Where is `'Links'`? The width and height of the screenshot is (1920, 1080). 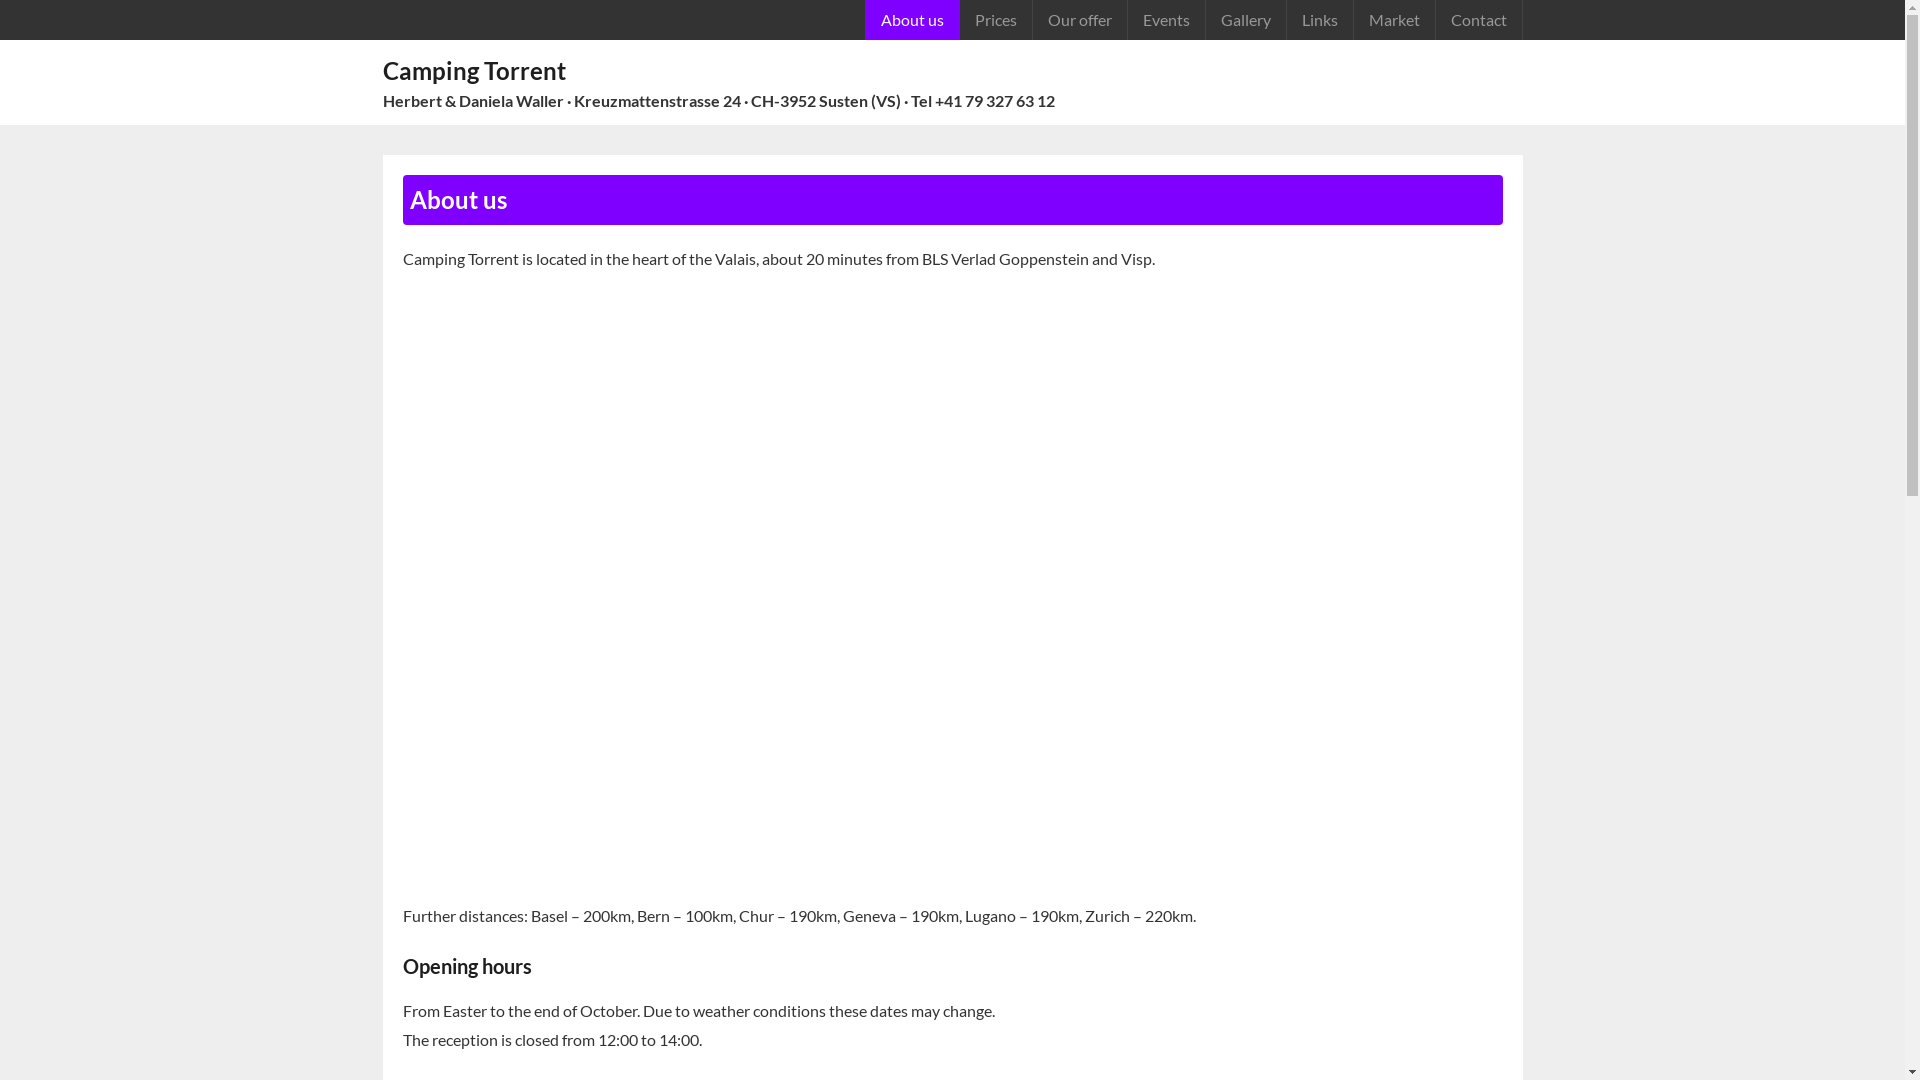 'Links' is located at coordinates (1319, 19).